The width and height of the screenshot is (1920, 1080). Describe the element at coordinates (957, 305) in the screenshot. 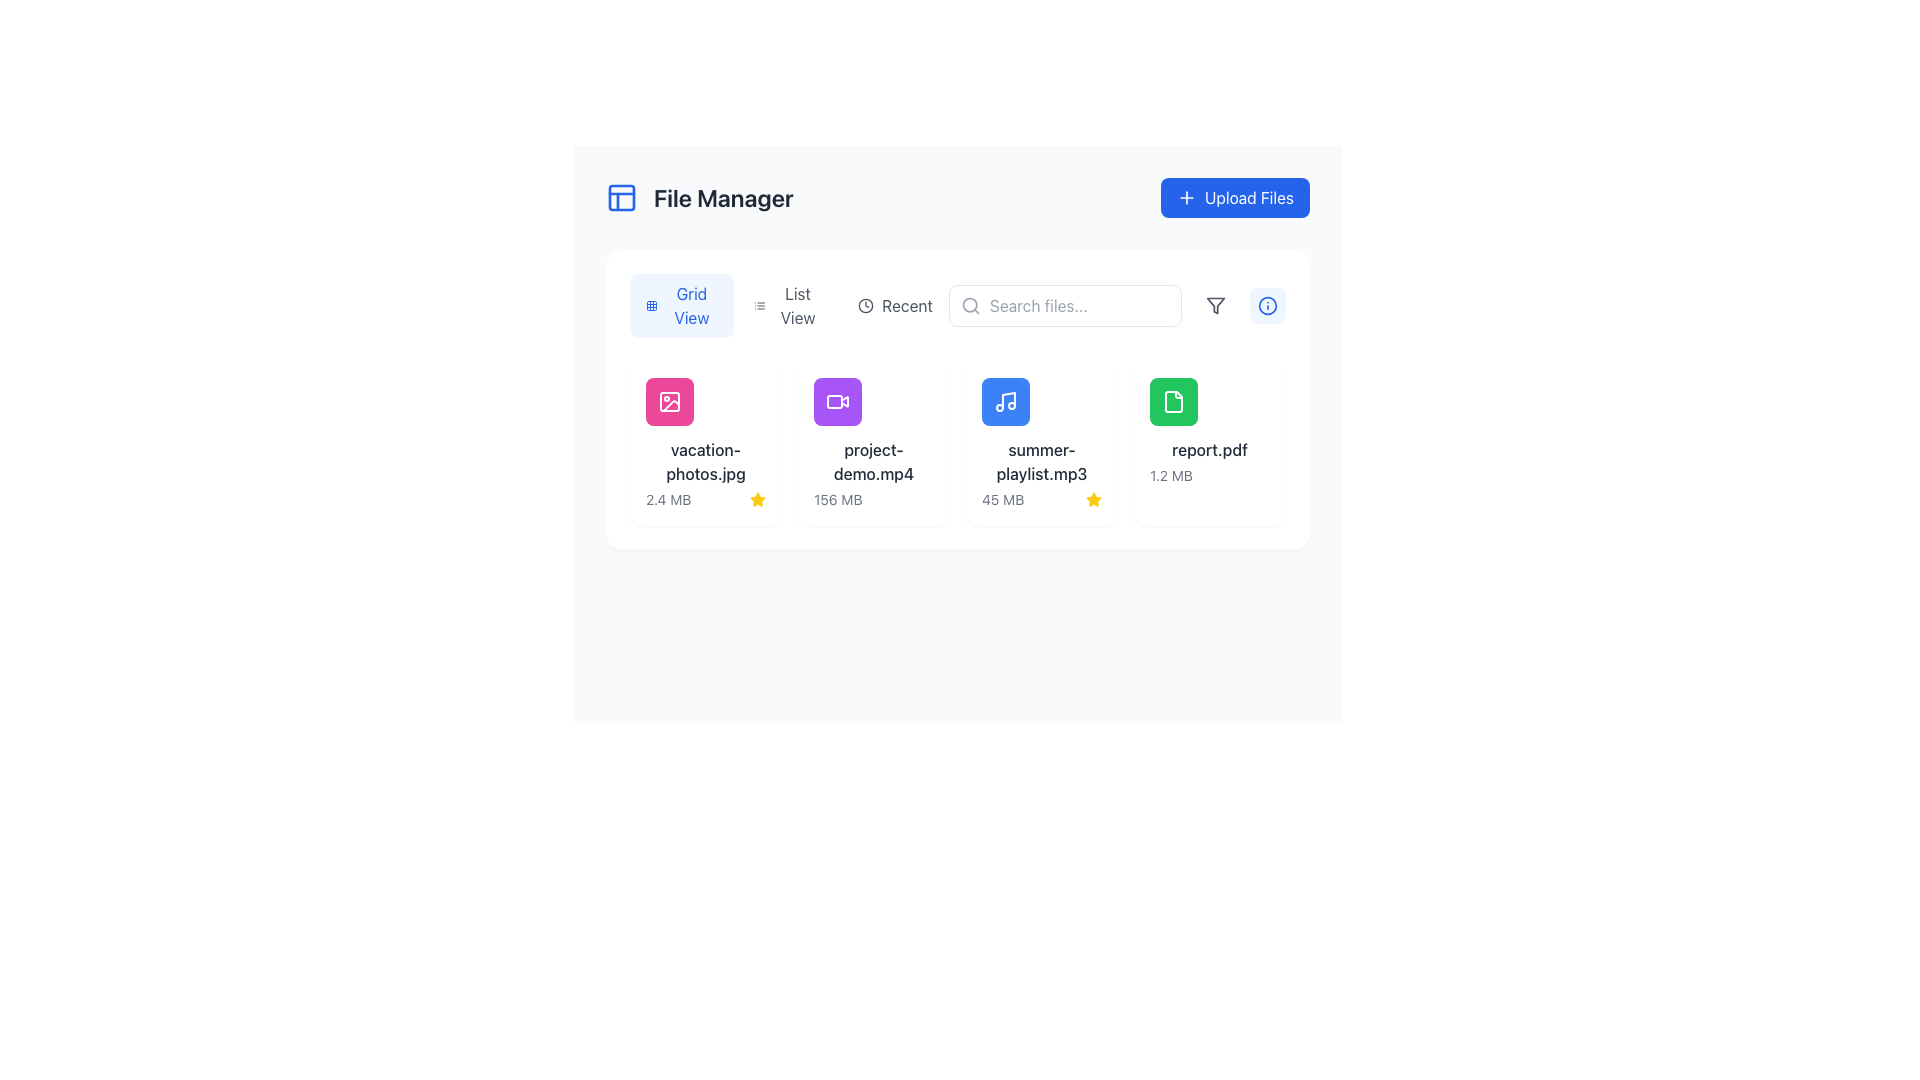

I see `the Toggle buttons group labeled 'Grid View,' 'List View,' and 'Recent' through keyboard navigation` at that location.